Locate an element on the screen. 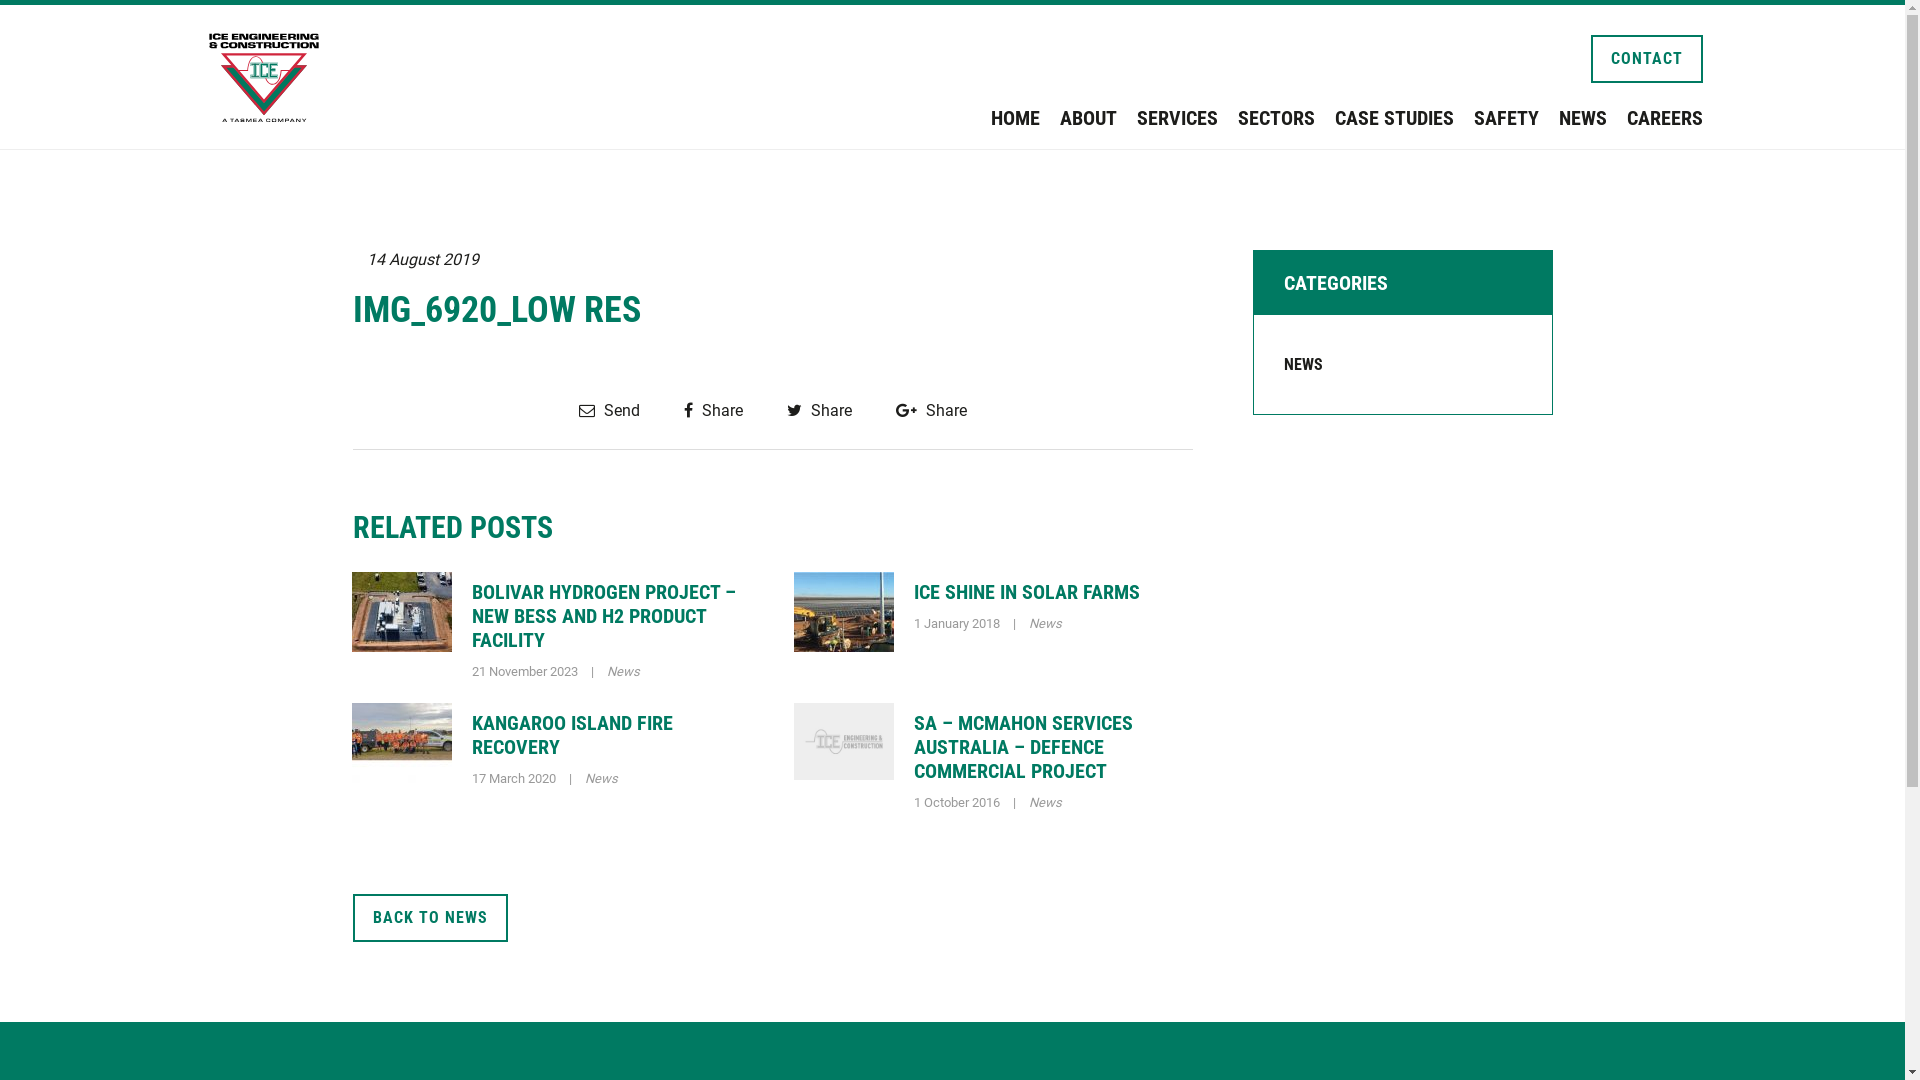 The width and height of the screenshot is (1920, 1080). 'CAREERS' is located at coordinates (1664, 118).